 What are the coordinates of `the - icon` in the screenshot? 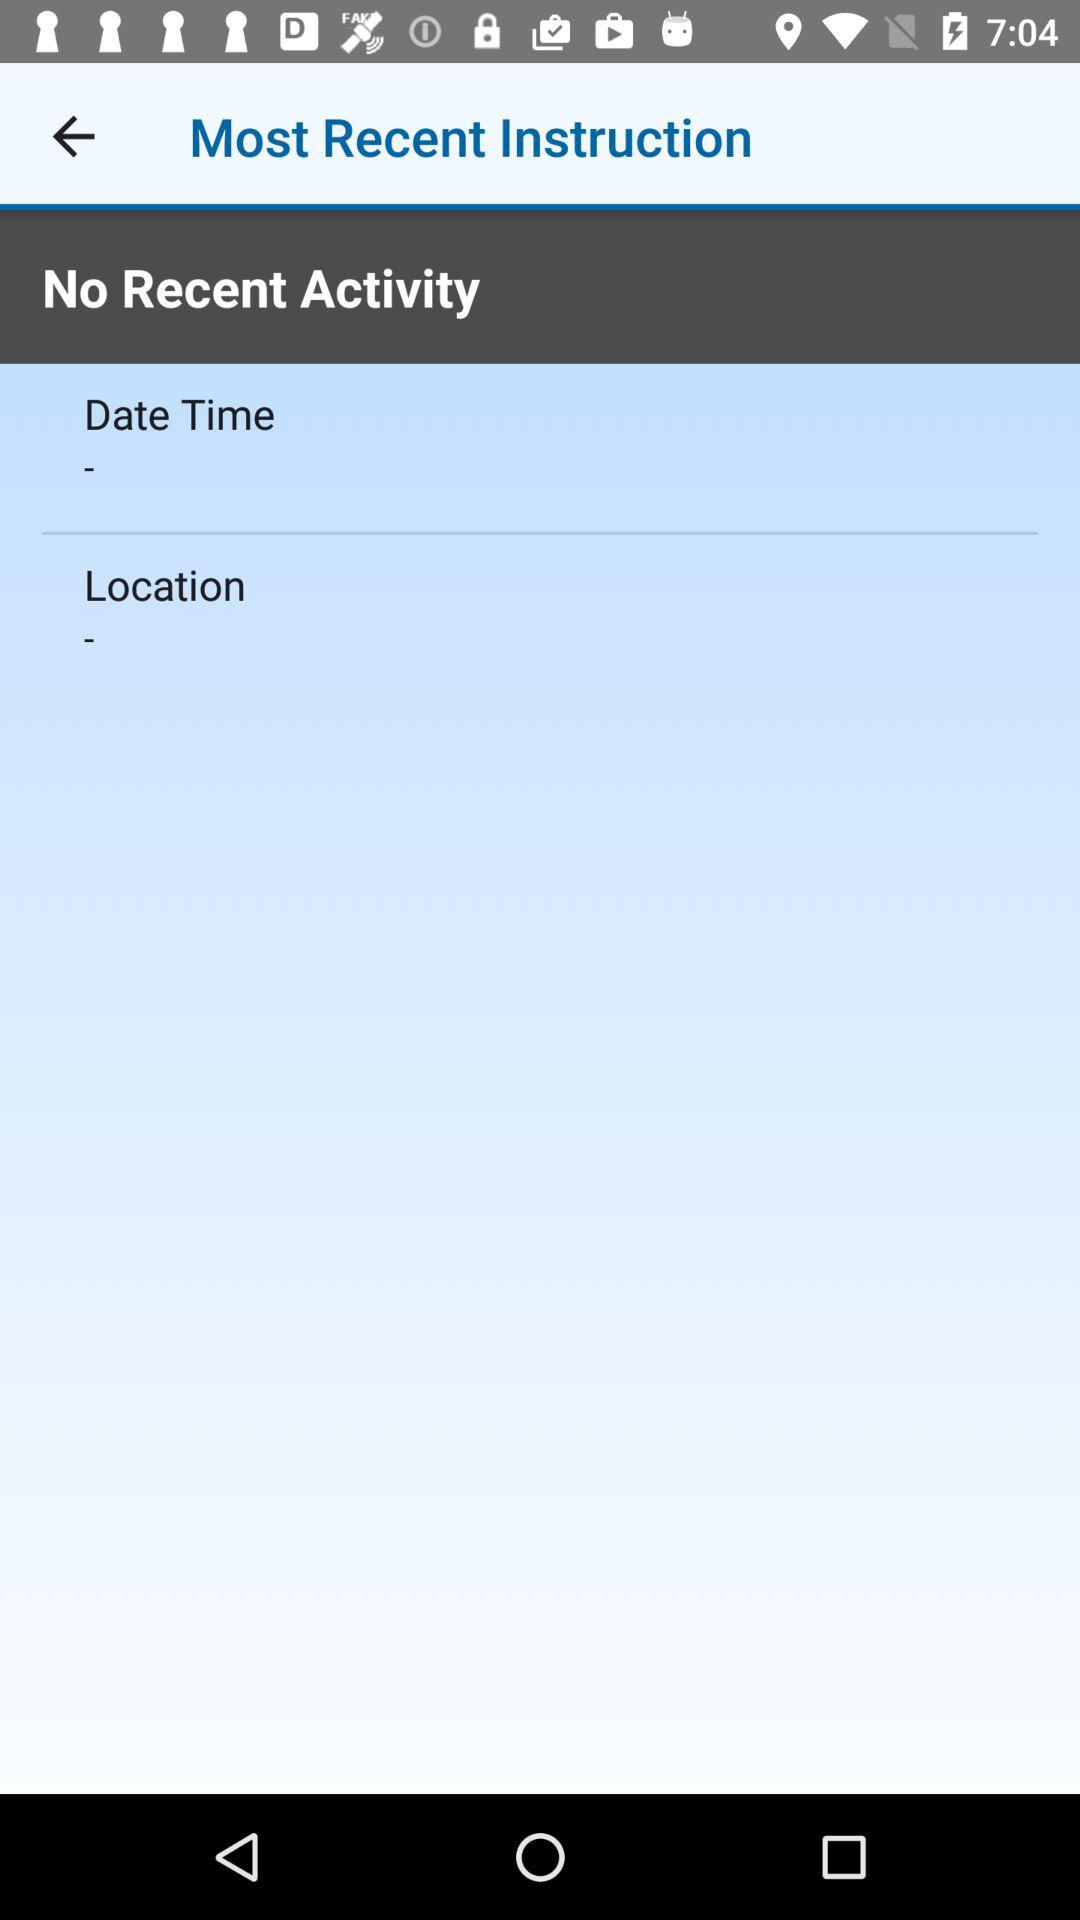 It's located at (540, 465).